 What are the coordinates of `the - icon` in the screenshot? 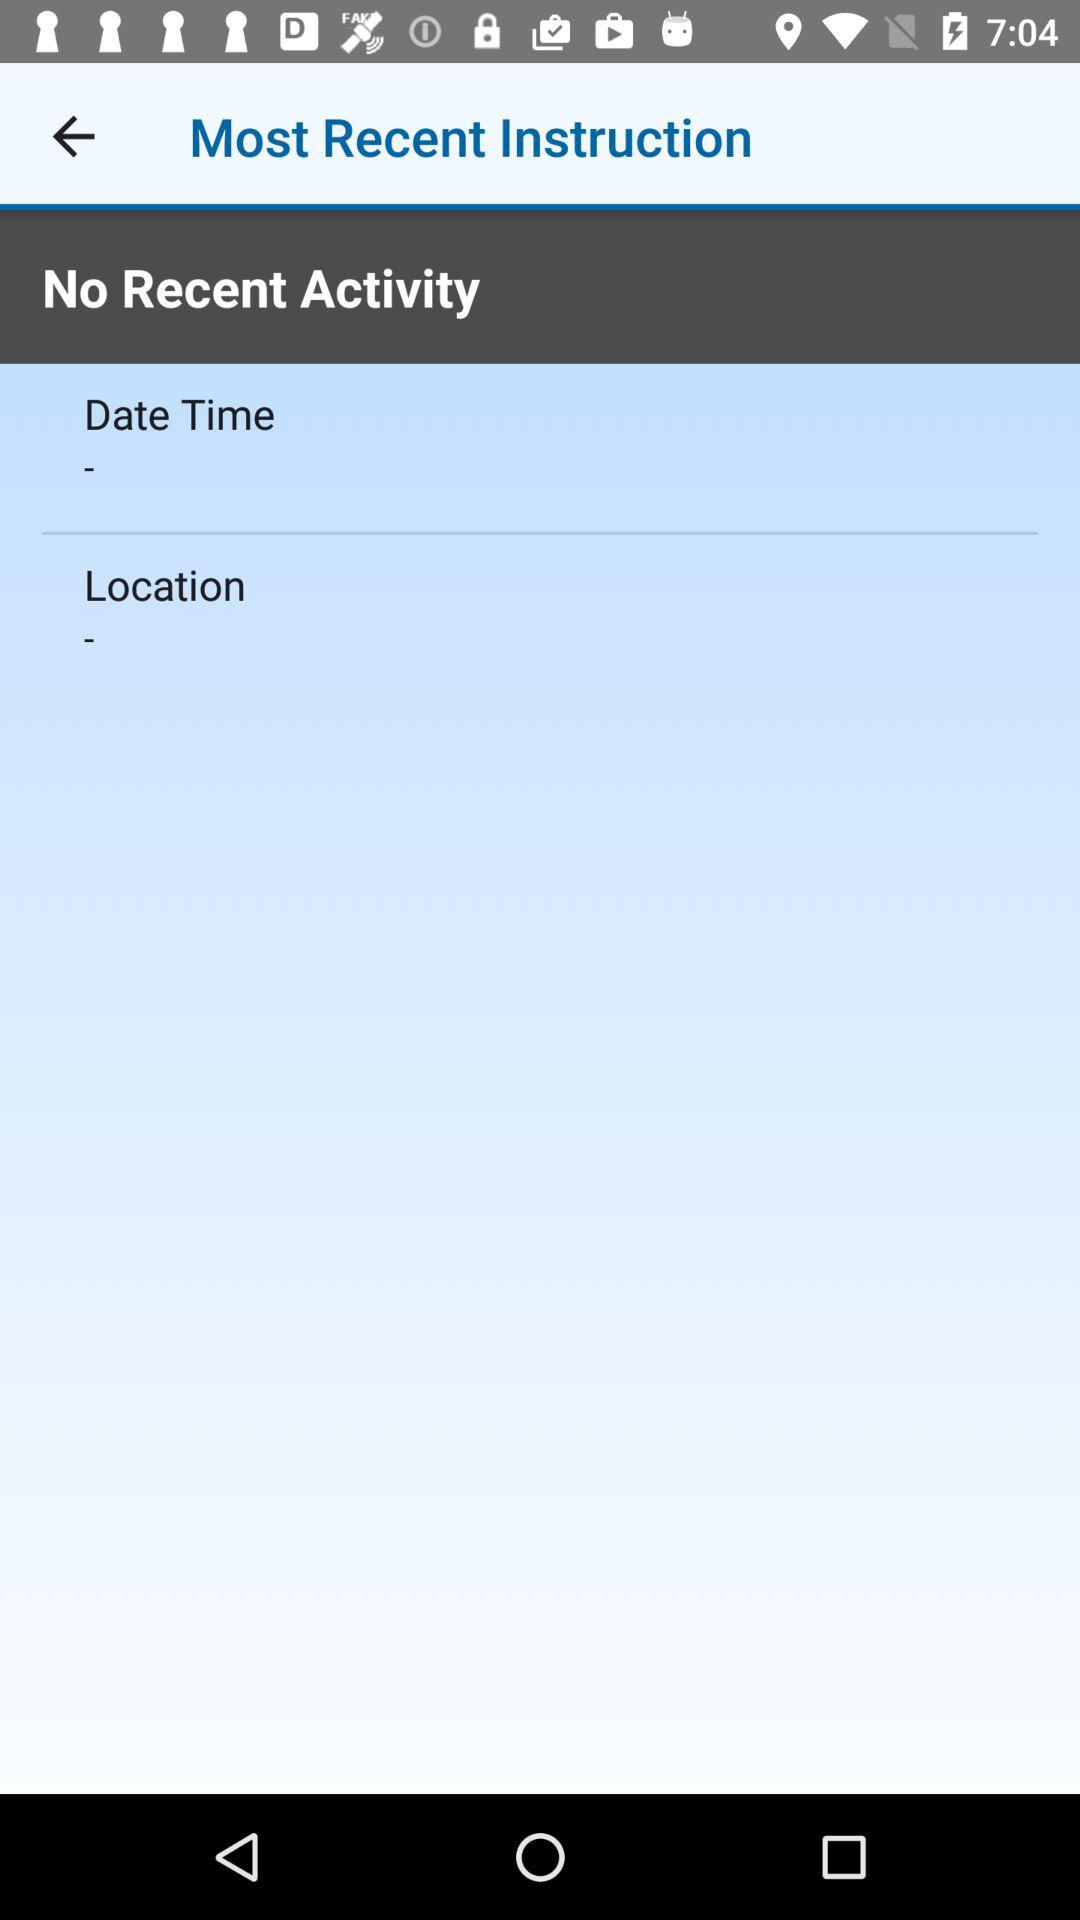 It's located at (540, 465).